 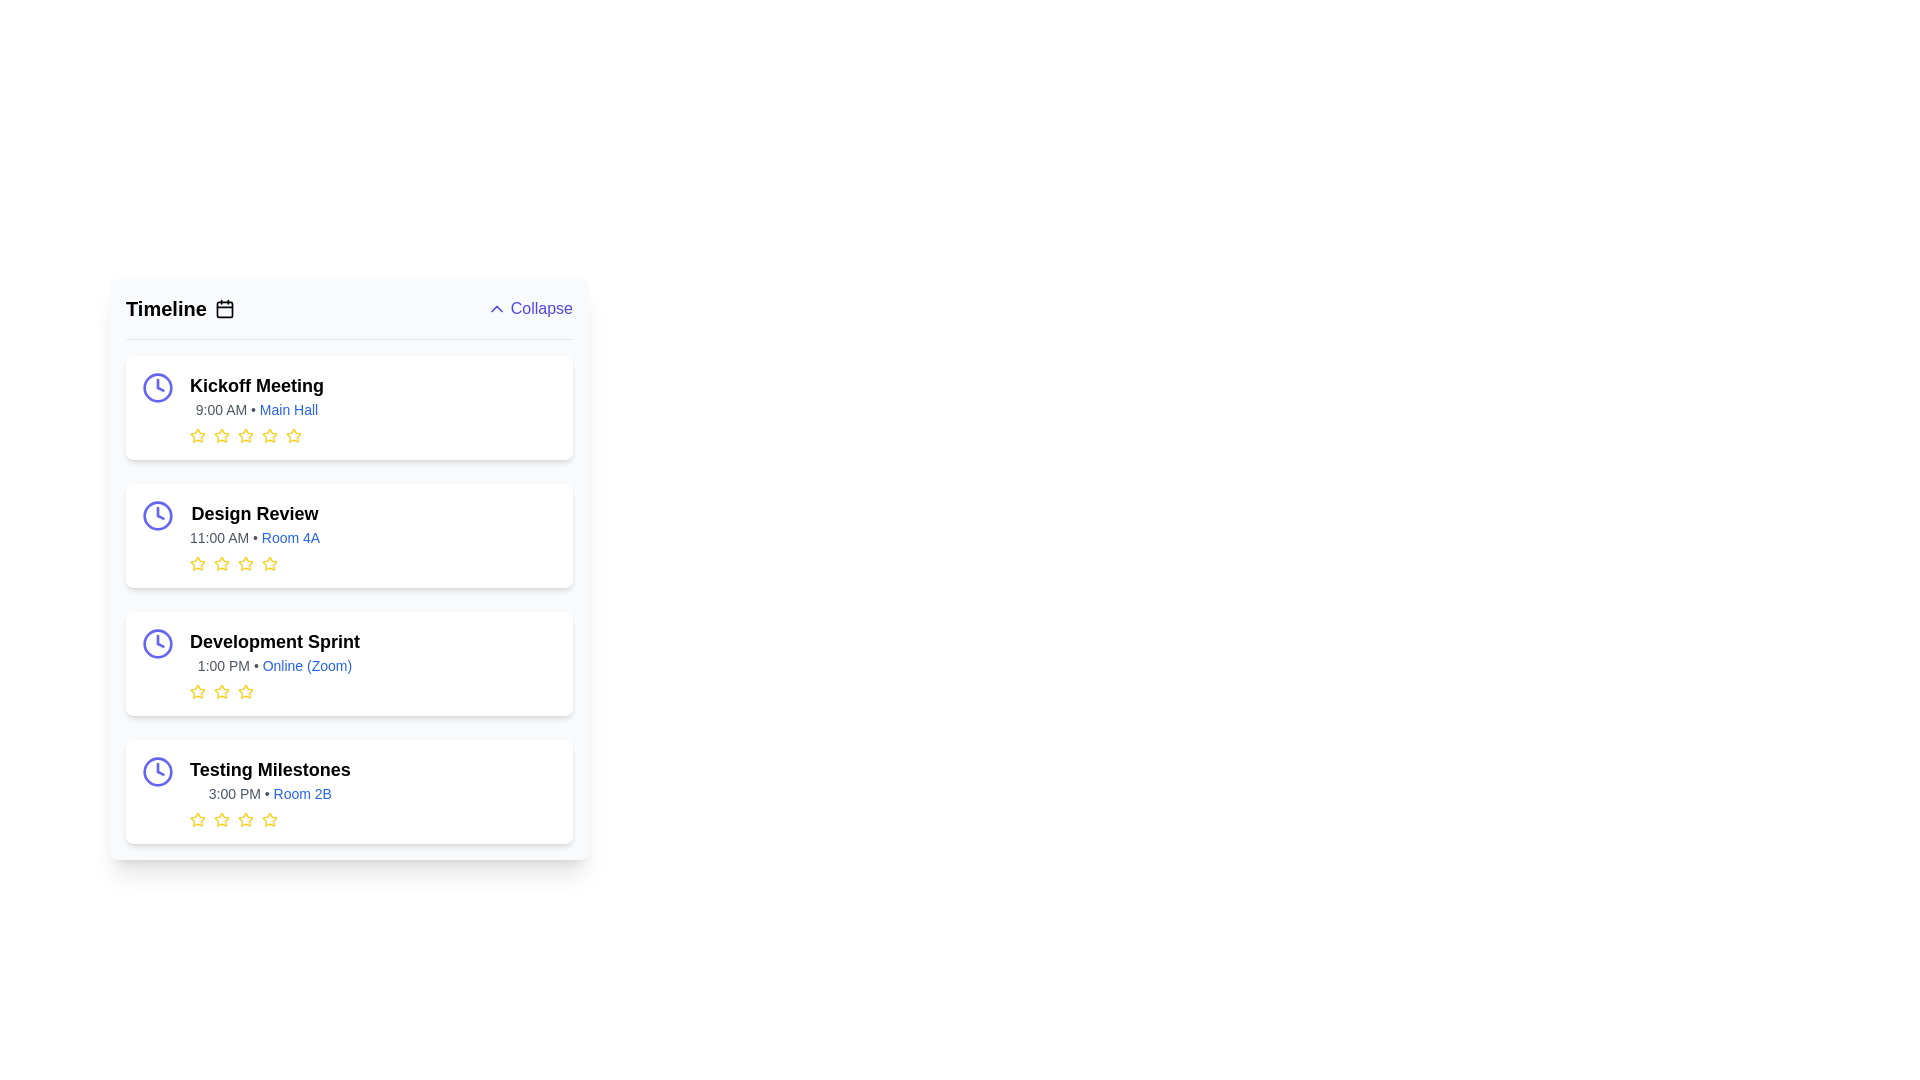 What do you see at coordinates (221, 563) in the screenshot?
I see `the third star icon in the rating system under the 'Design Review' section` at bounding box center [221, 563].